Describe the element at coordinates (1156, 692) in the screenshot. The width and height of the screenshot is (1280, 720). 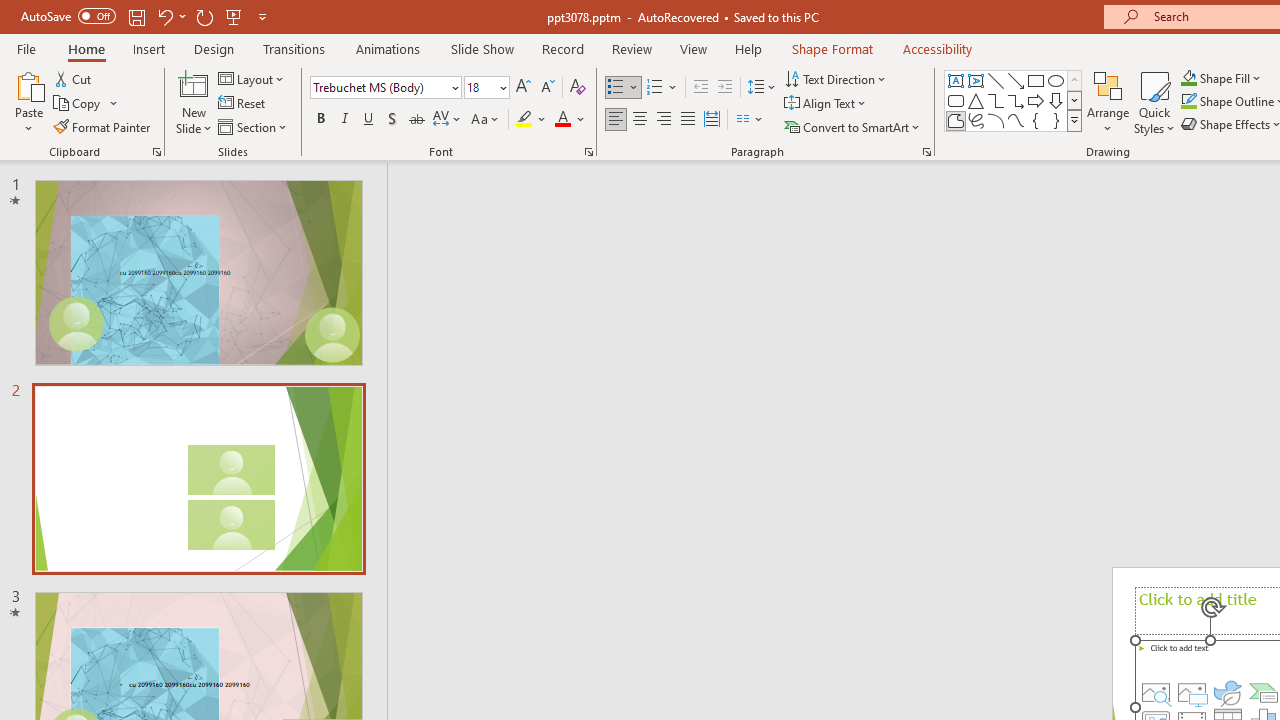
I see `'Stock Images'` at that location.